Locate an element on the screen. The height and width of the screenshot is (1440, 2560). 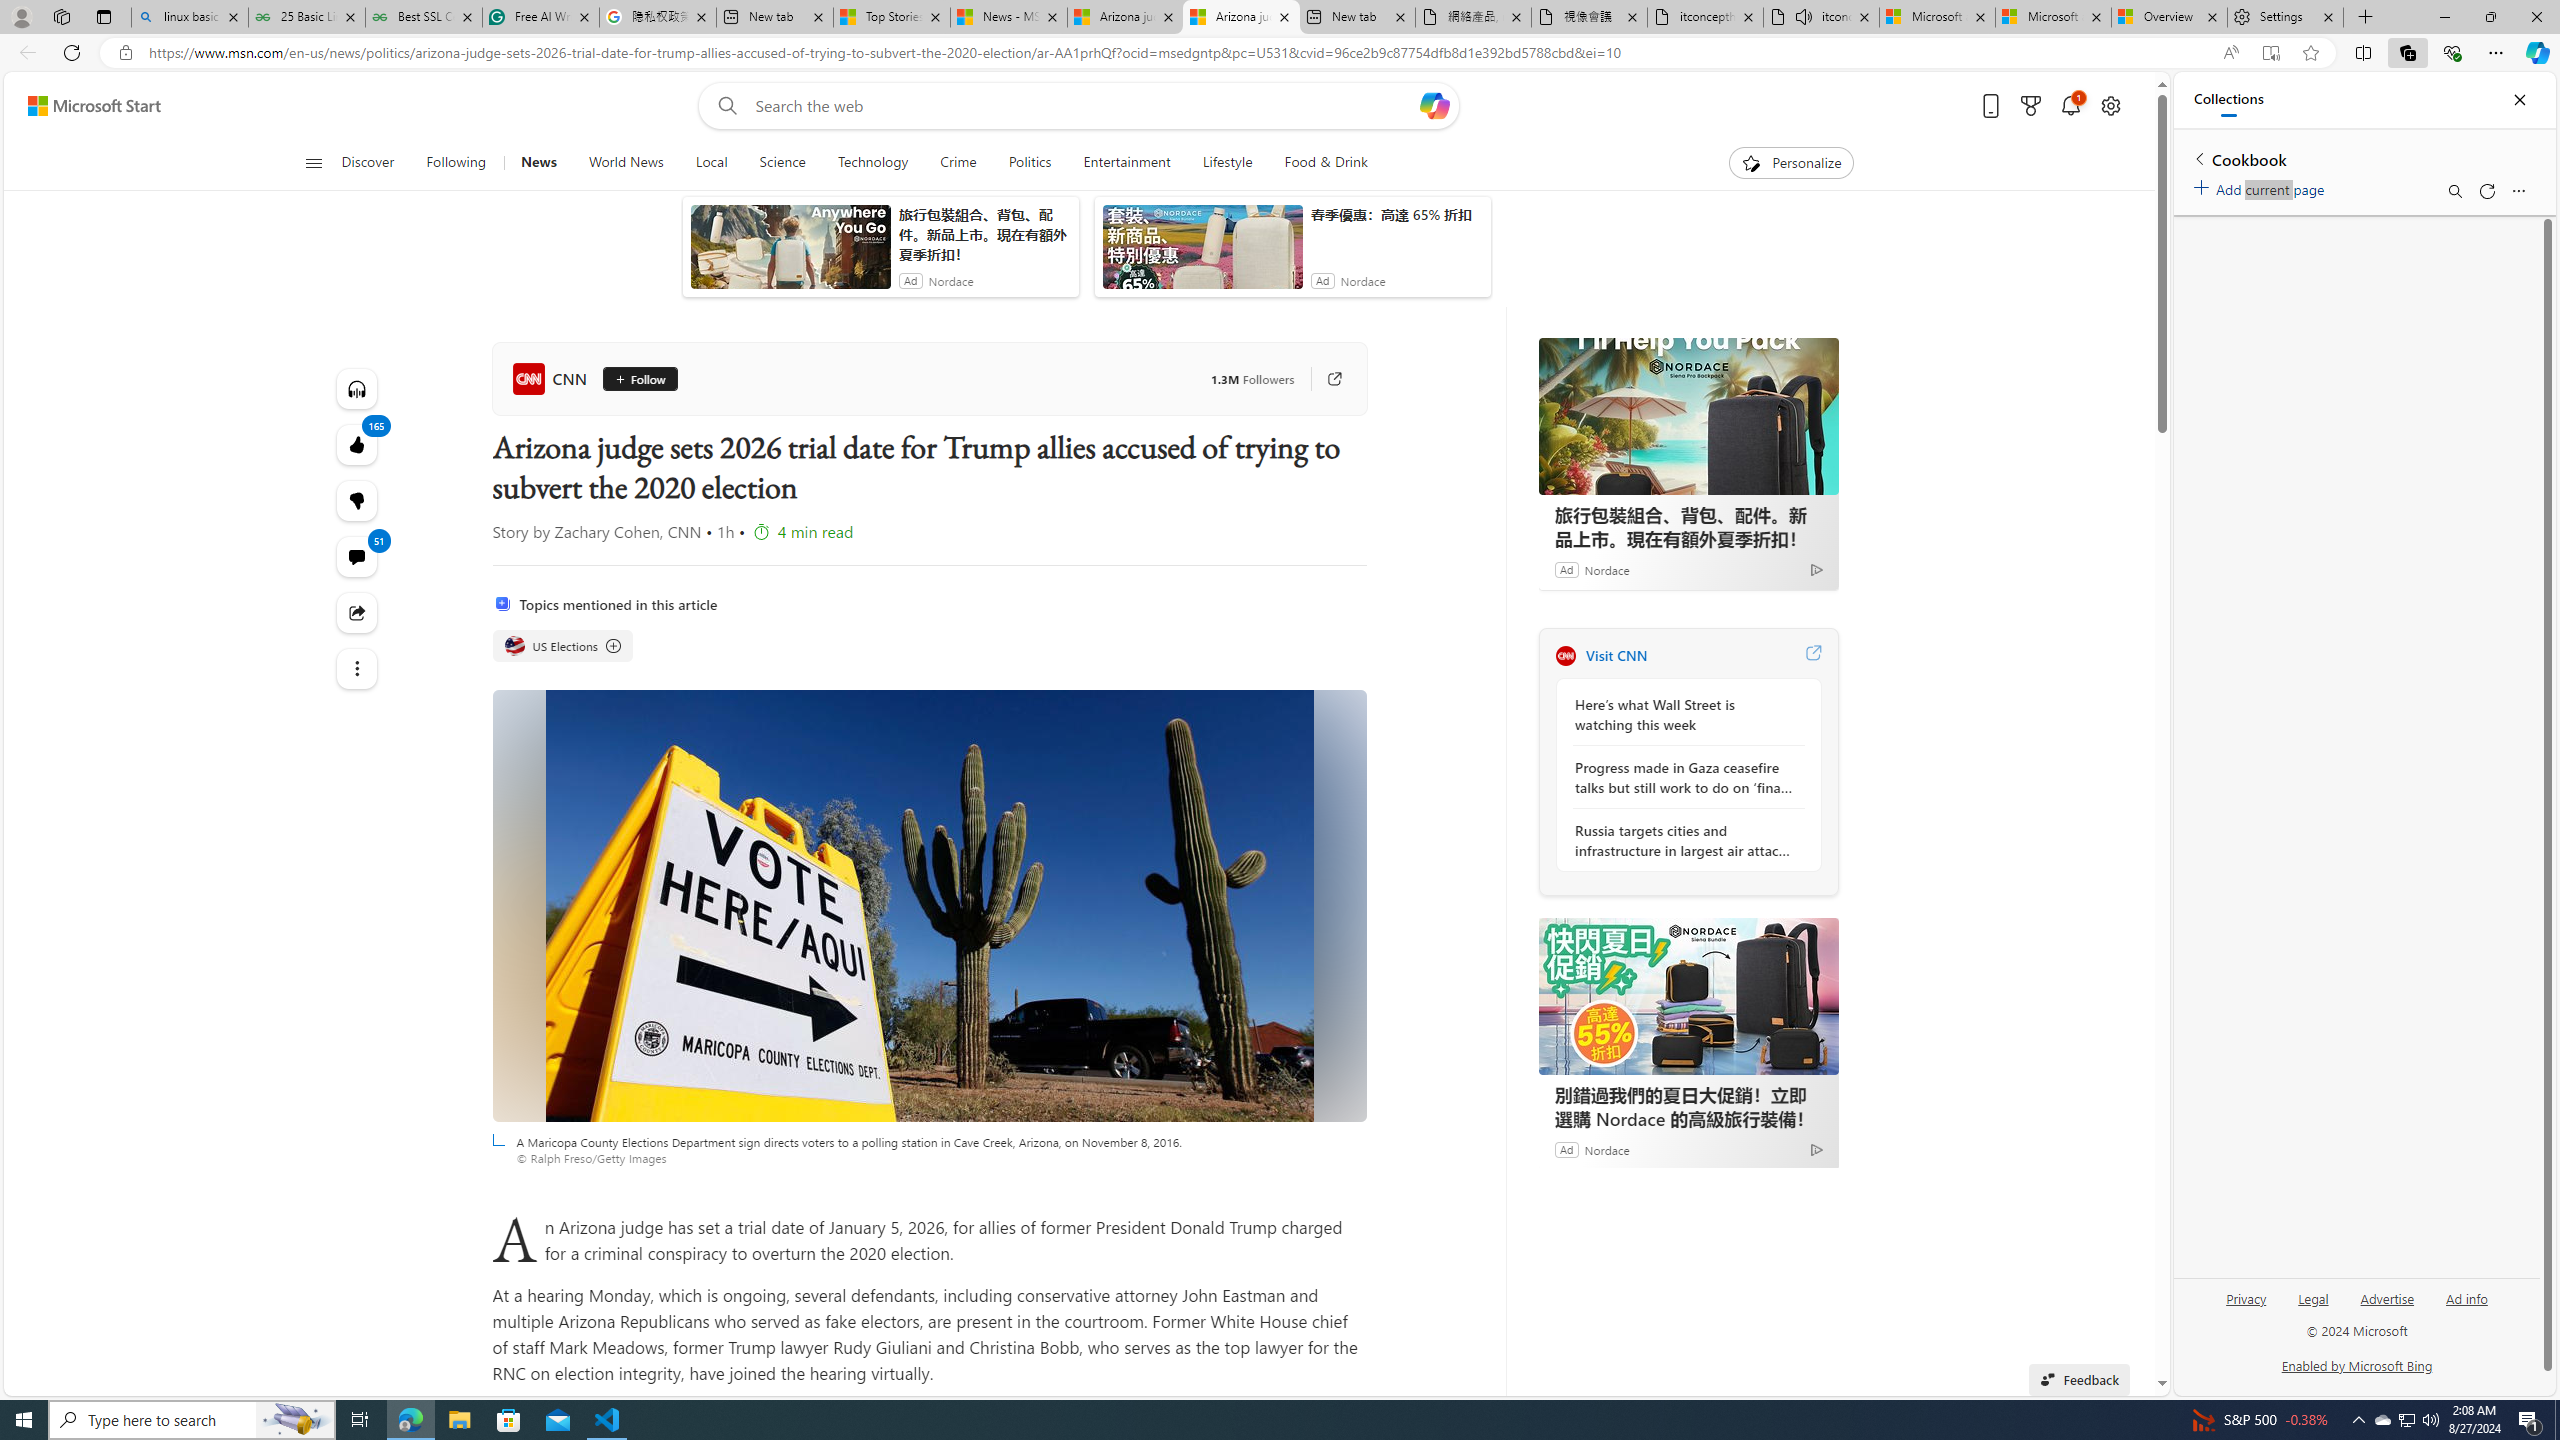
'Open navigation menu' is located at coordinates (313, 161).